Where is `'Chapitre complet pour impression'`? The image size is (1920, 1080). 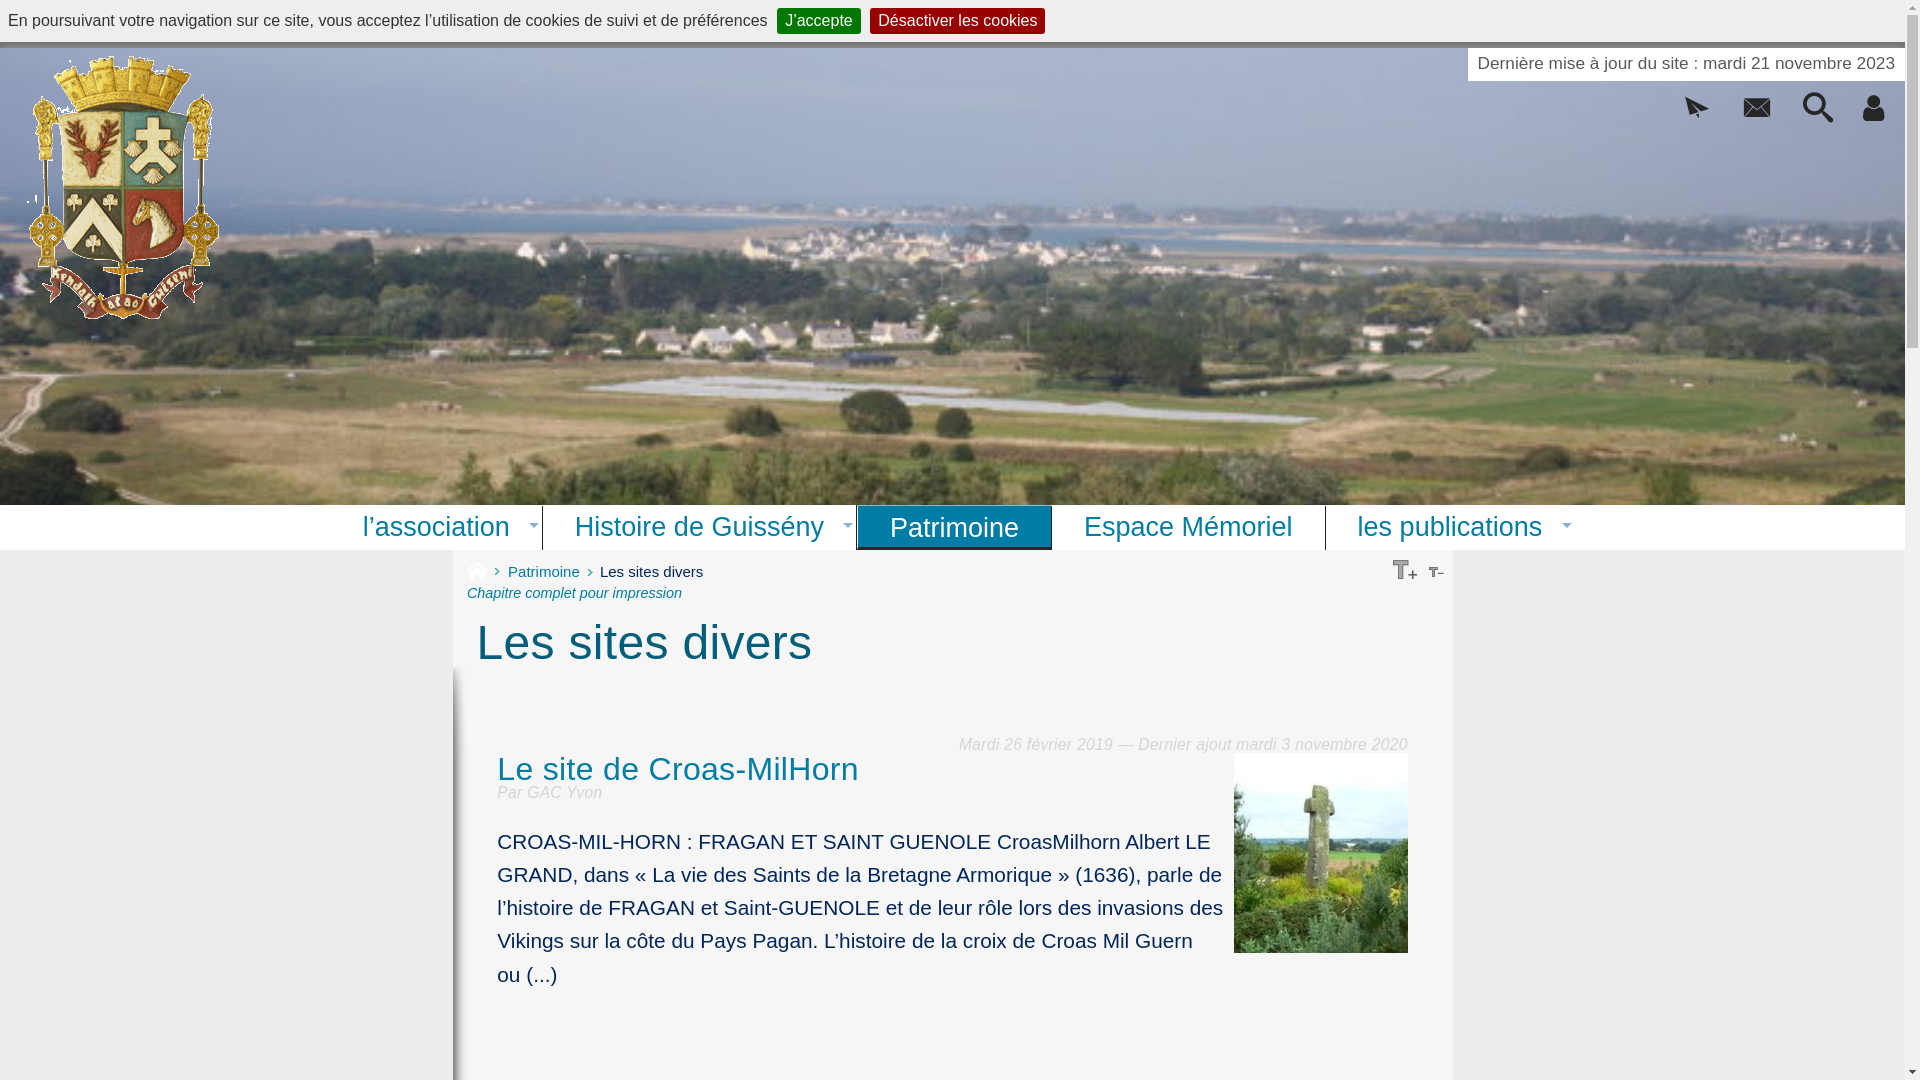 'Chapitre complet pour impression' is located at coordinates (573, 592).